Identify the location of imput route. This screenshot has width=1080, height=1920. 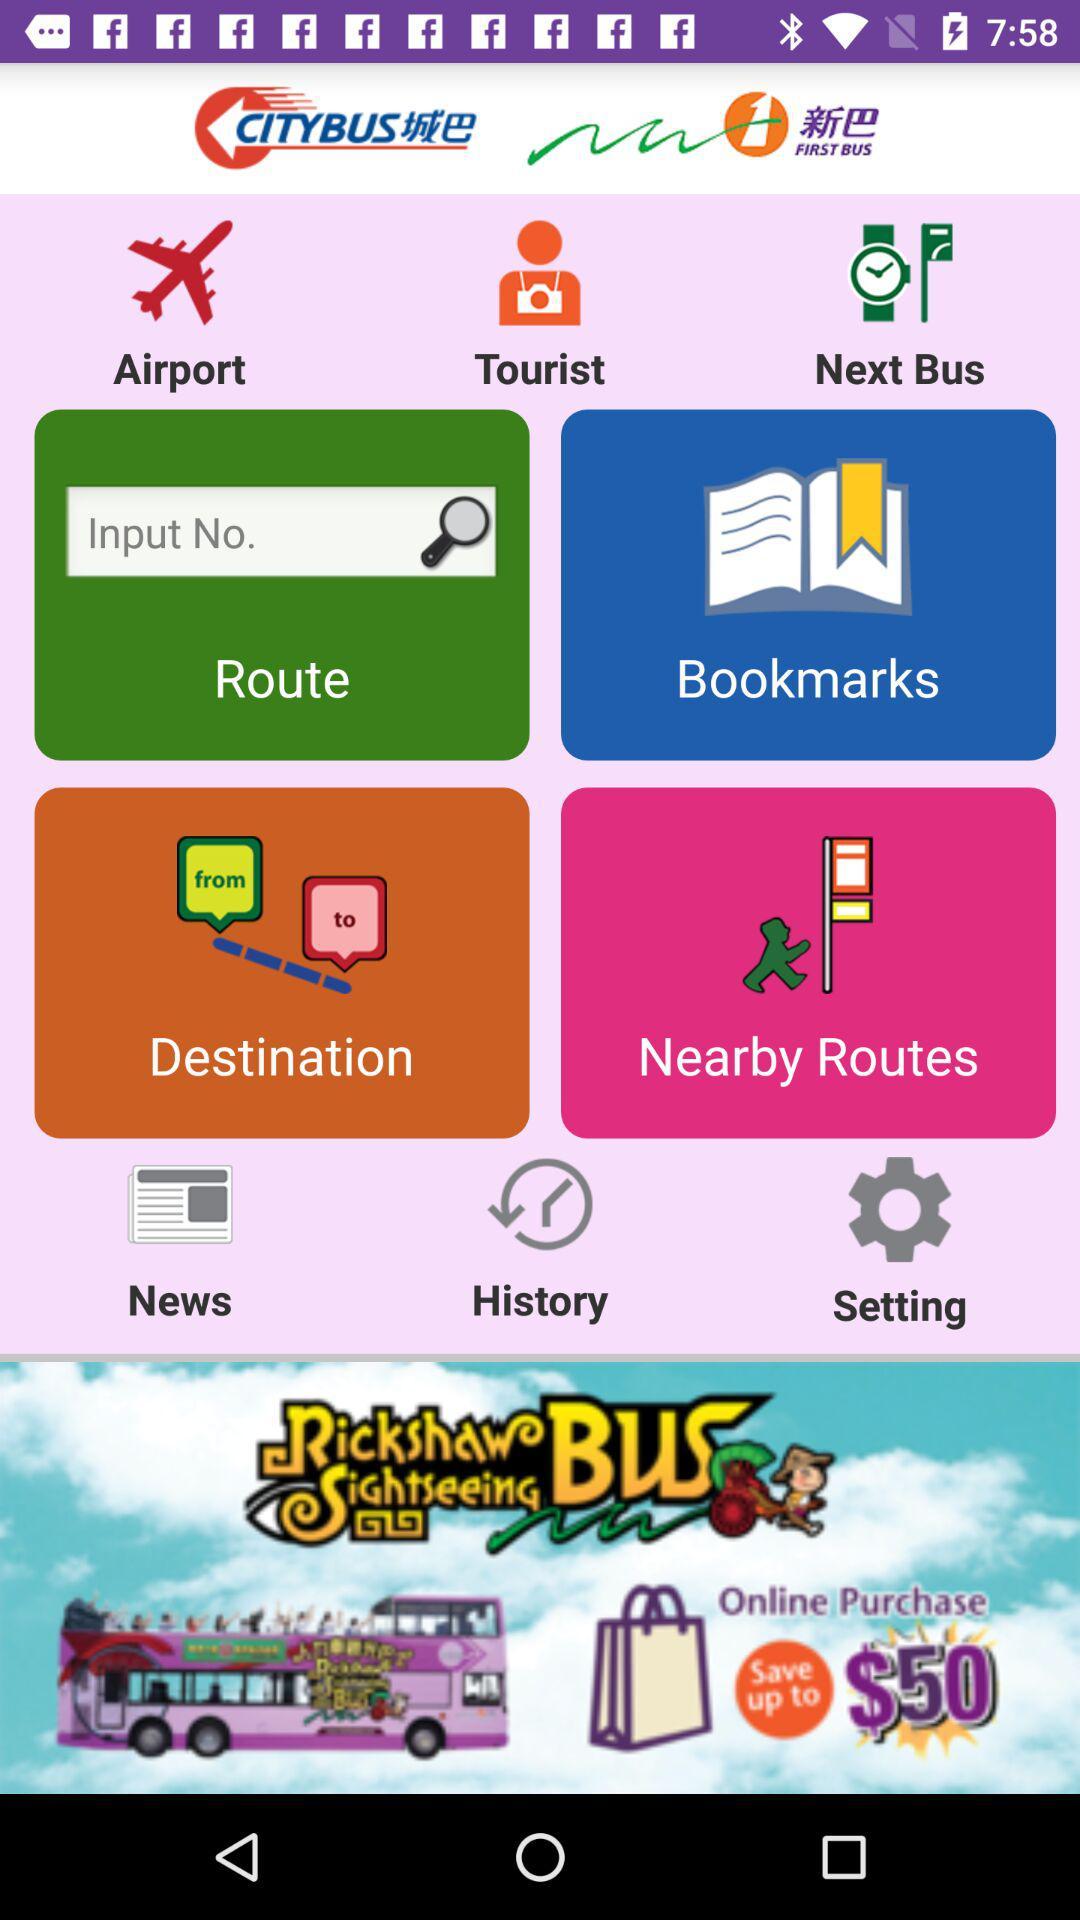
(281, 537).